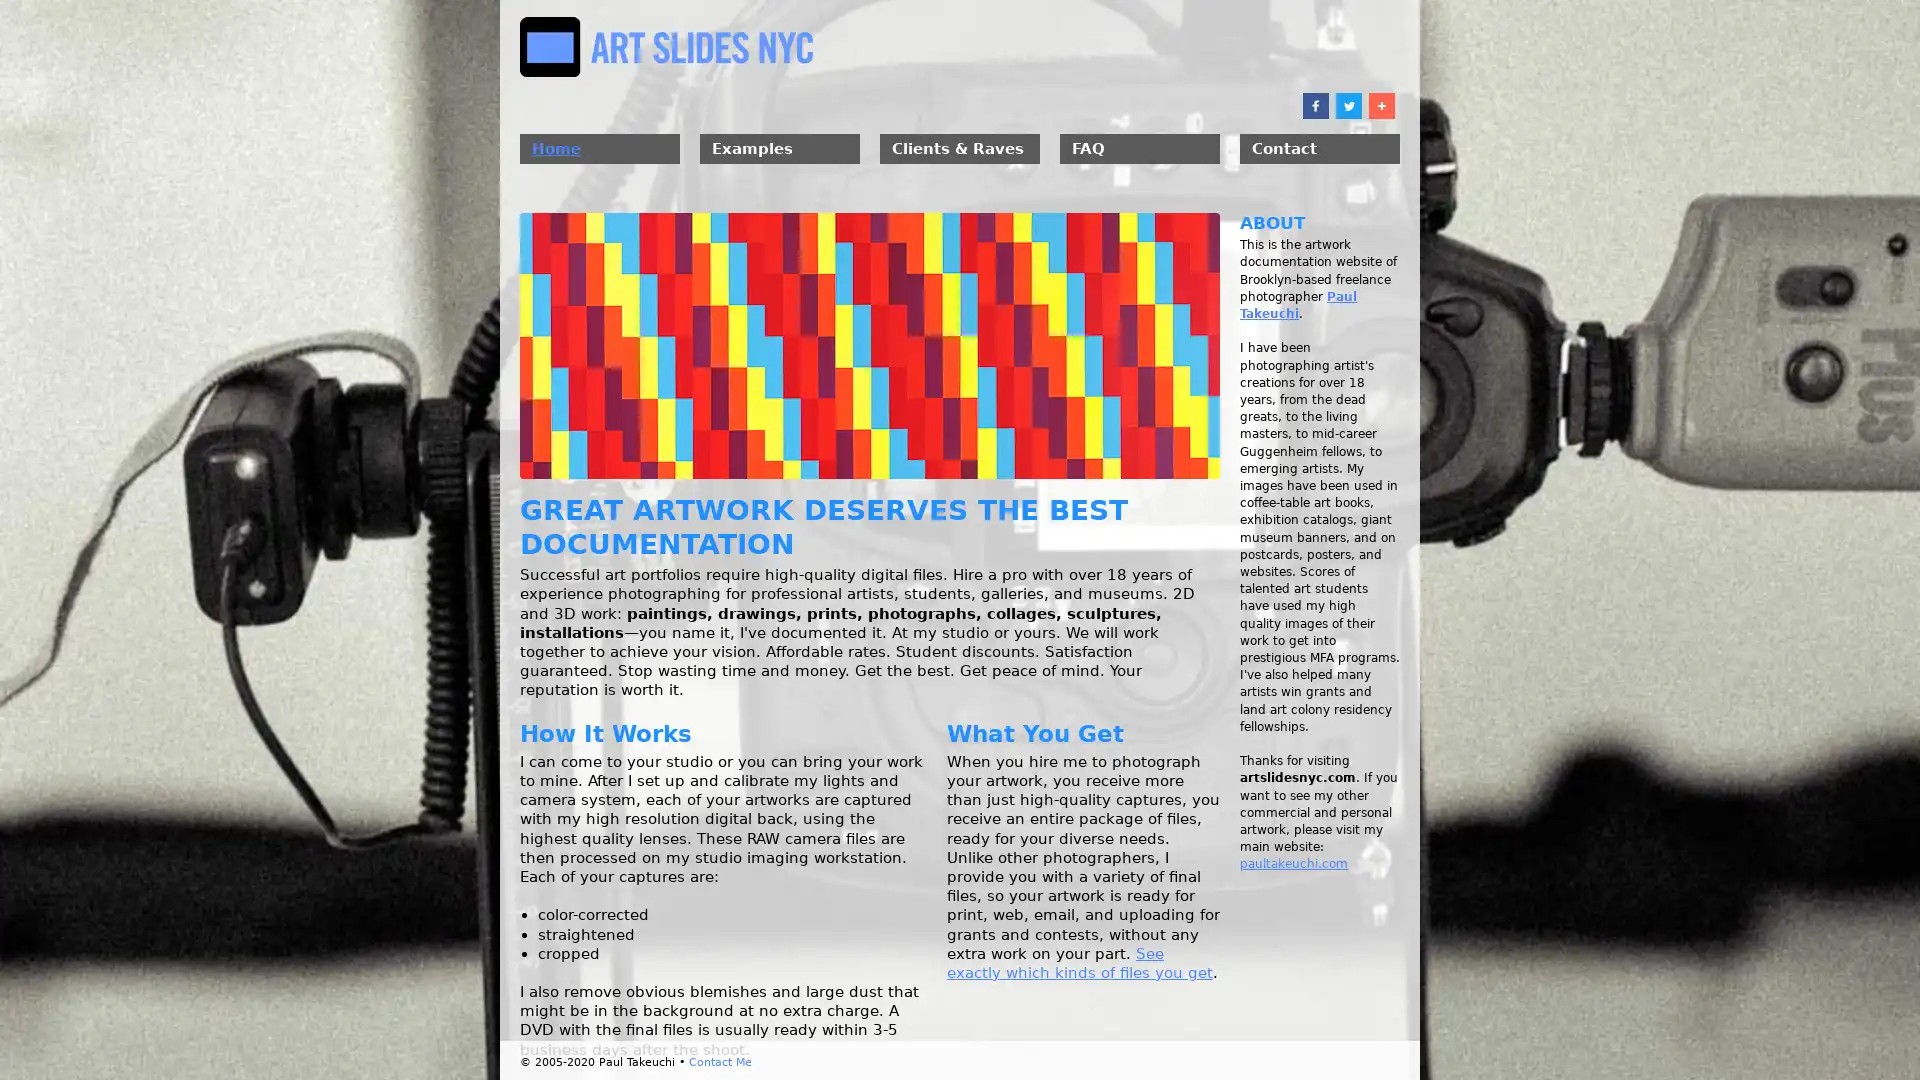 The width and height of the screenshot is (1920, 1080). I want to click on Share to More, so click(1384, 104).